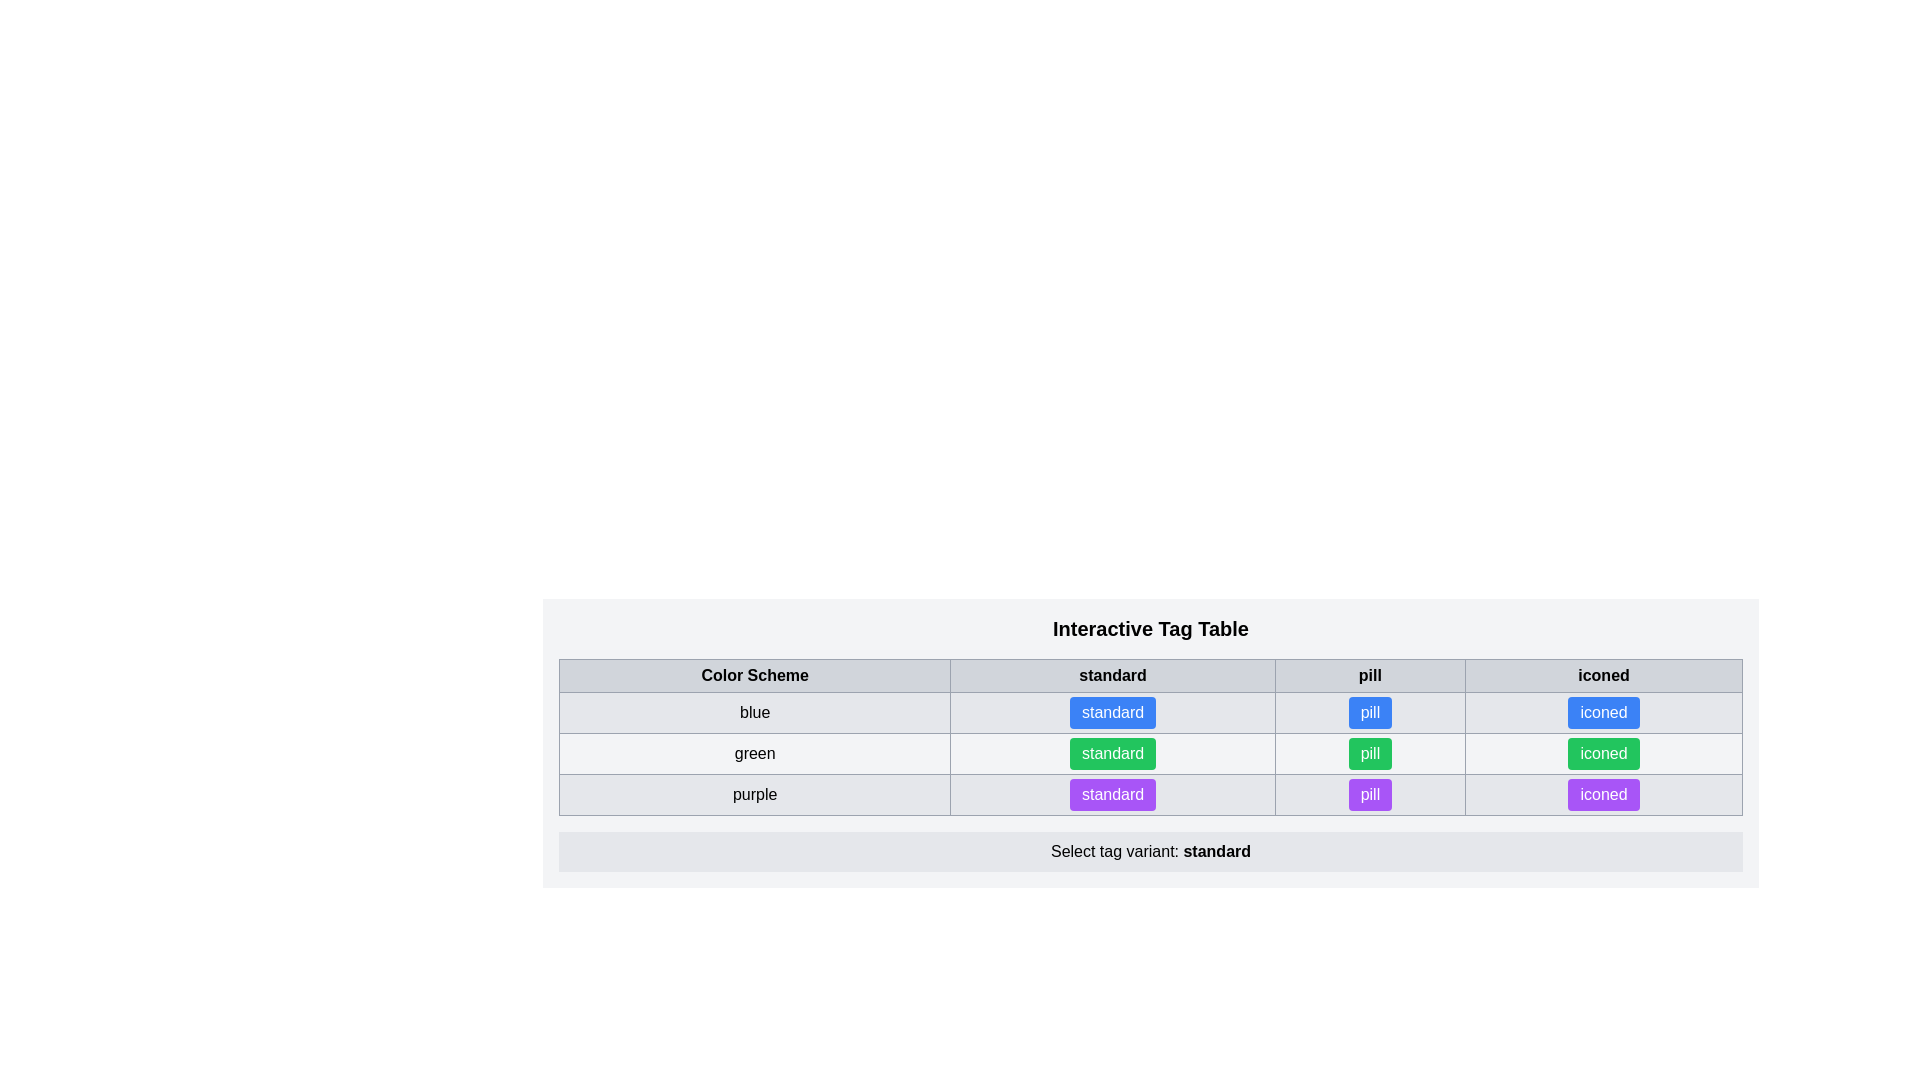 The height and width of the screenshot is (1080, 1920). I want to click on the button labeled 'iconed' located in the third row and third column of the 'green' row, so click(1603, 753).